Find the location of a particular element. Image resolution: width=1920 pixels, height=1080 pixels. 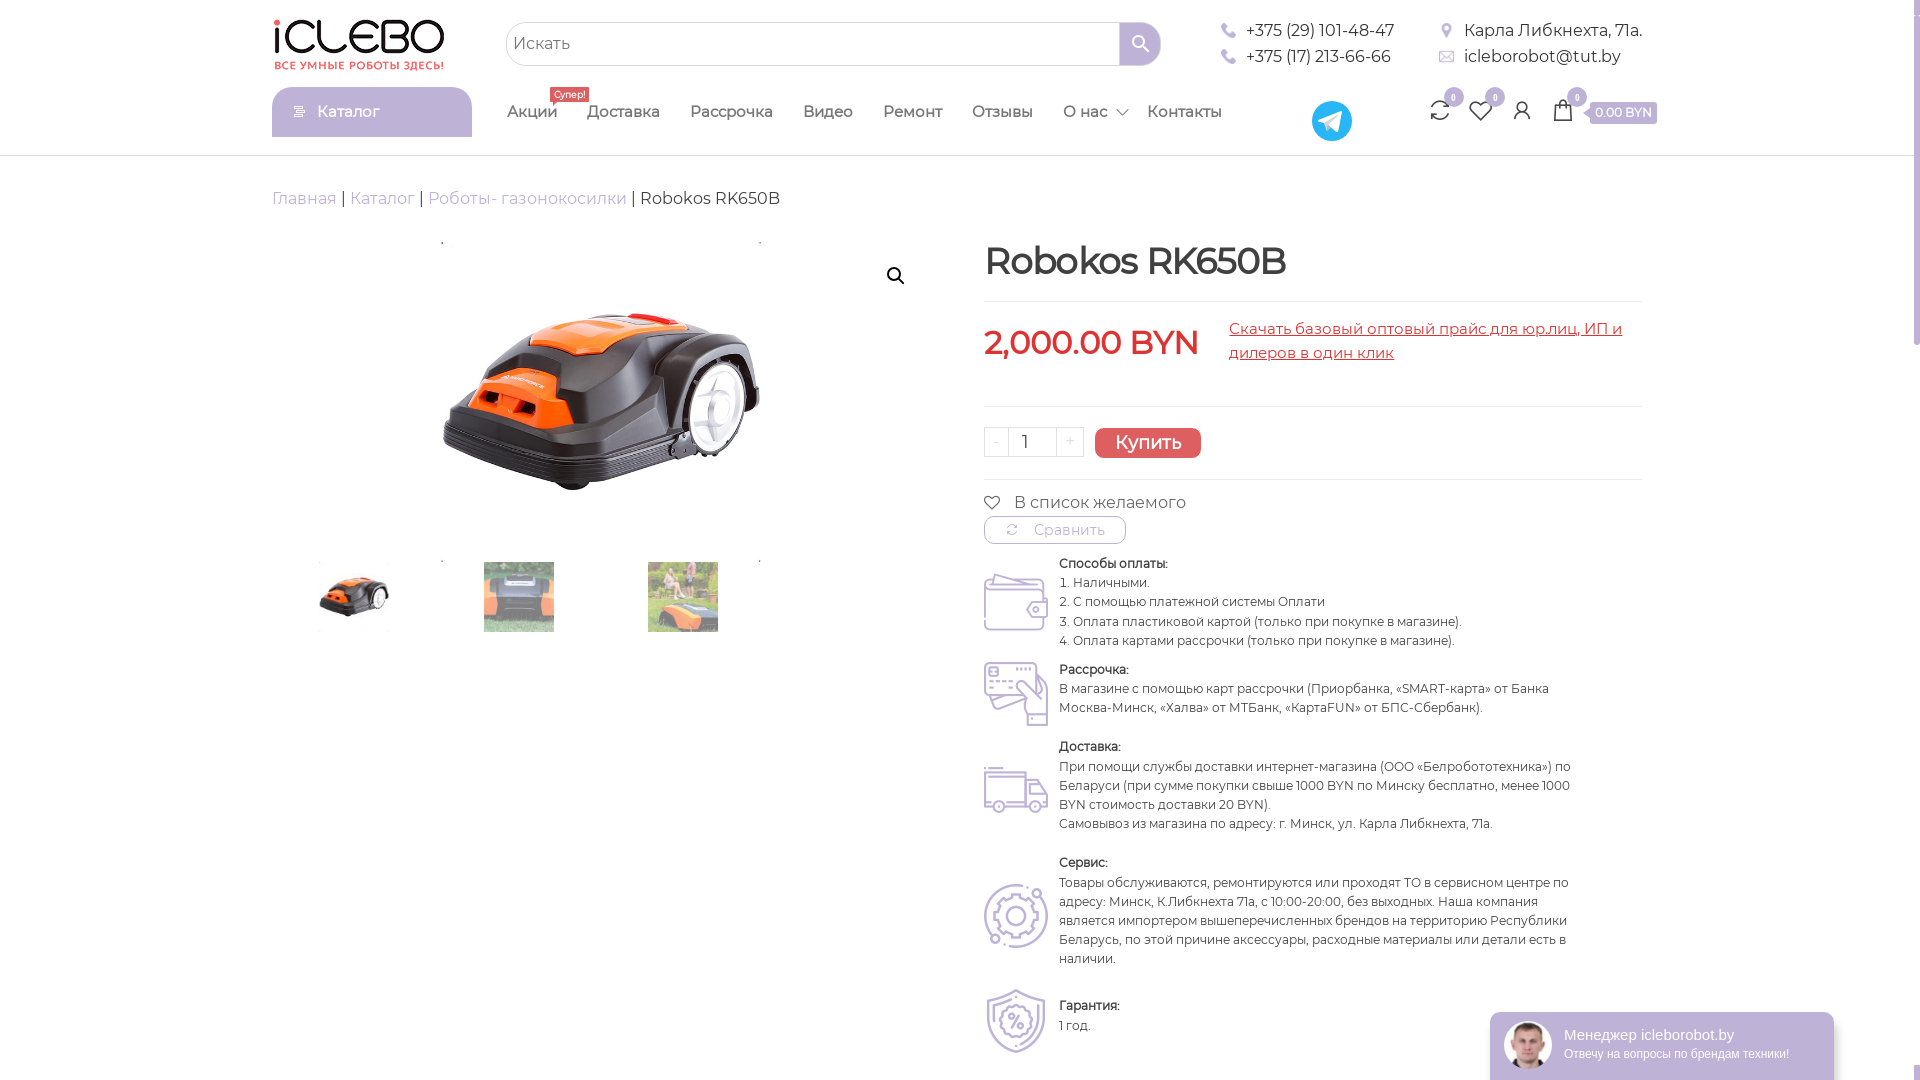

'0 is located at coordinates (1603, 114).